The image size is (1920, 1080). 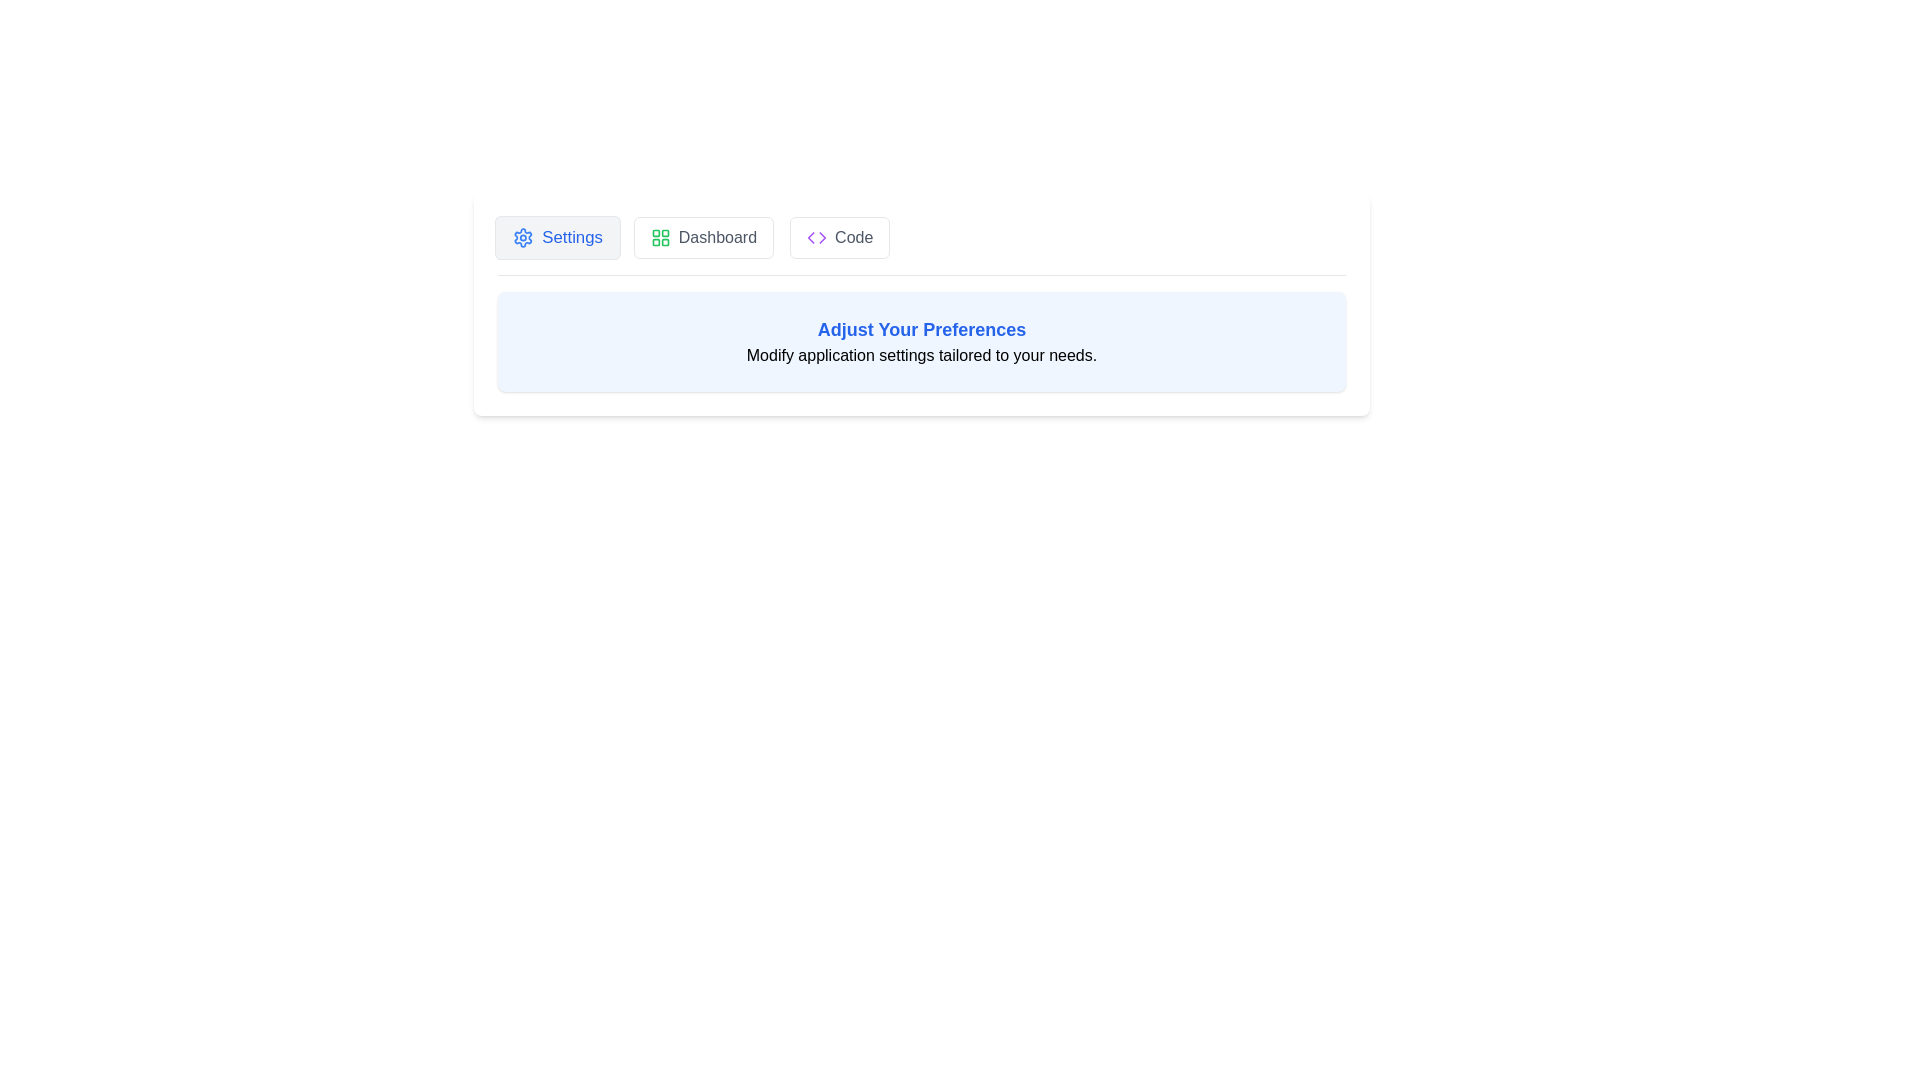 What do you see at coordinates (817, 237) in the screenshot?
I see `the icon of the tab labeled Code` at bounding box center [817, 237].